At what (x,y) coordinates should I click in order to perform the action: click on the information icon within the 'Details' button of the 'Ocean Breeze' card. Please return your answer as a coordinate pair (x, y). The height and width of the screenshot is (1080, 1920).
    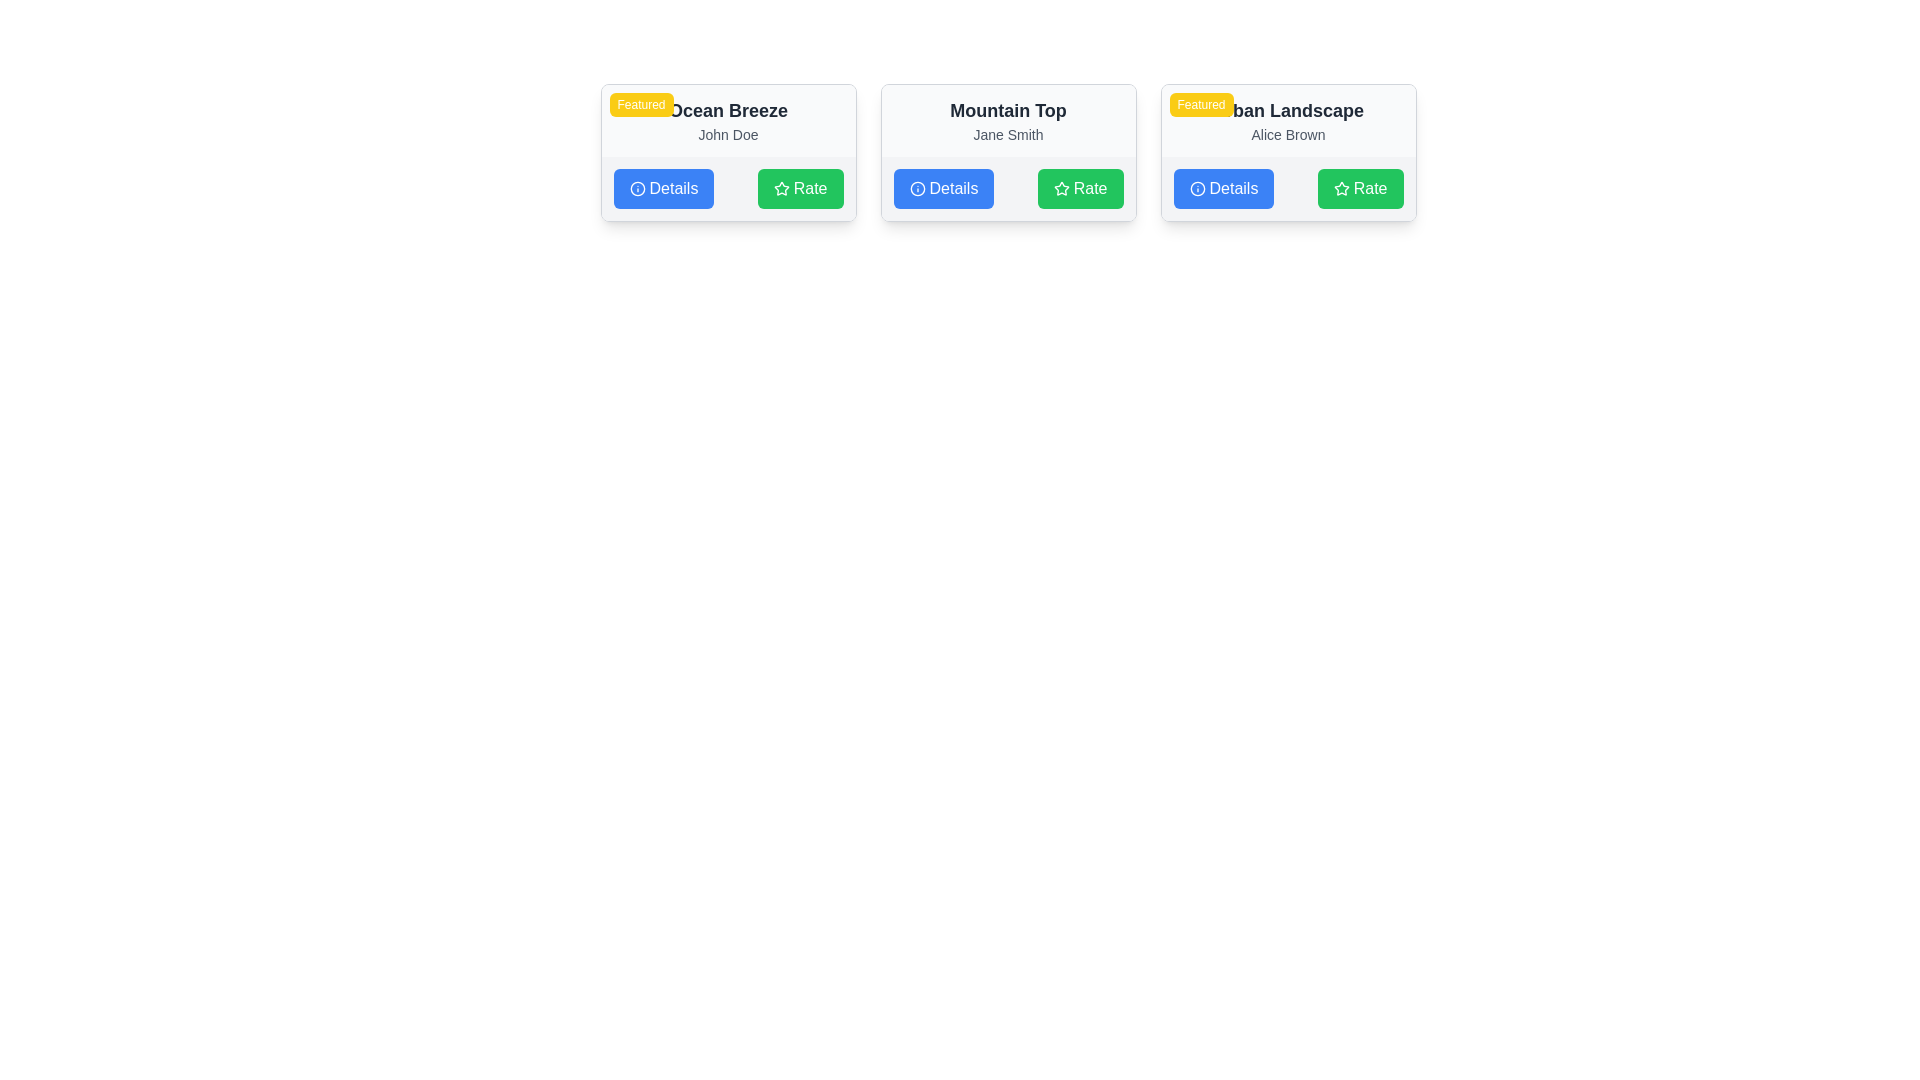
    Looking at the image, I should click on (636, 189).